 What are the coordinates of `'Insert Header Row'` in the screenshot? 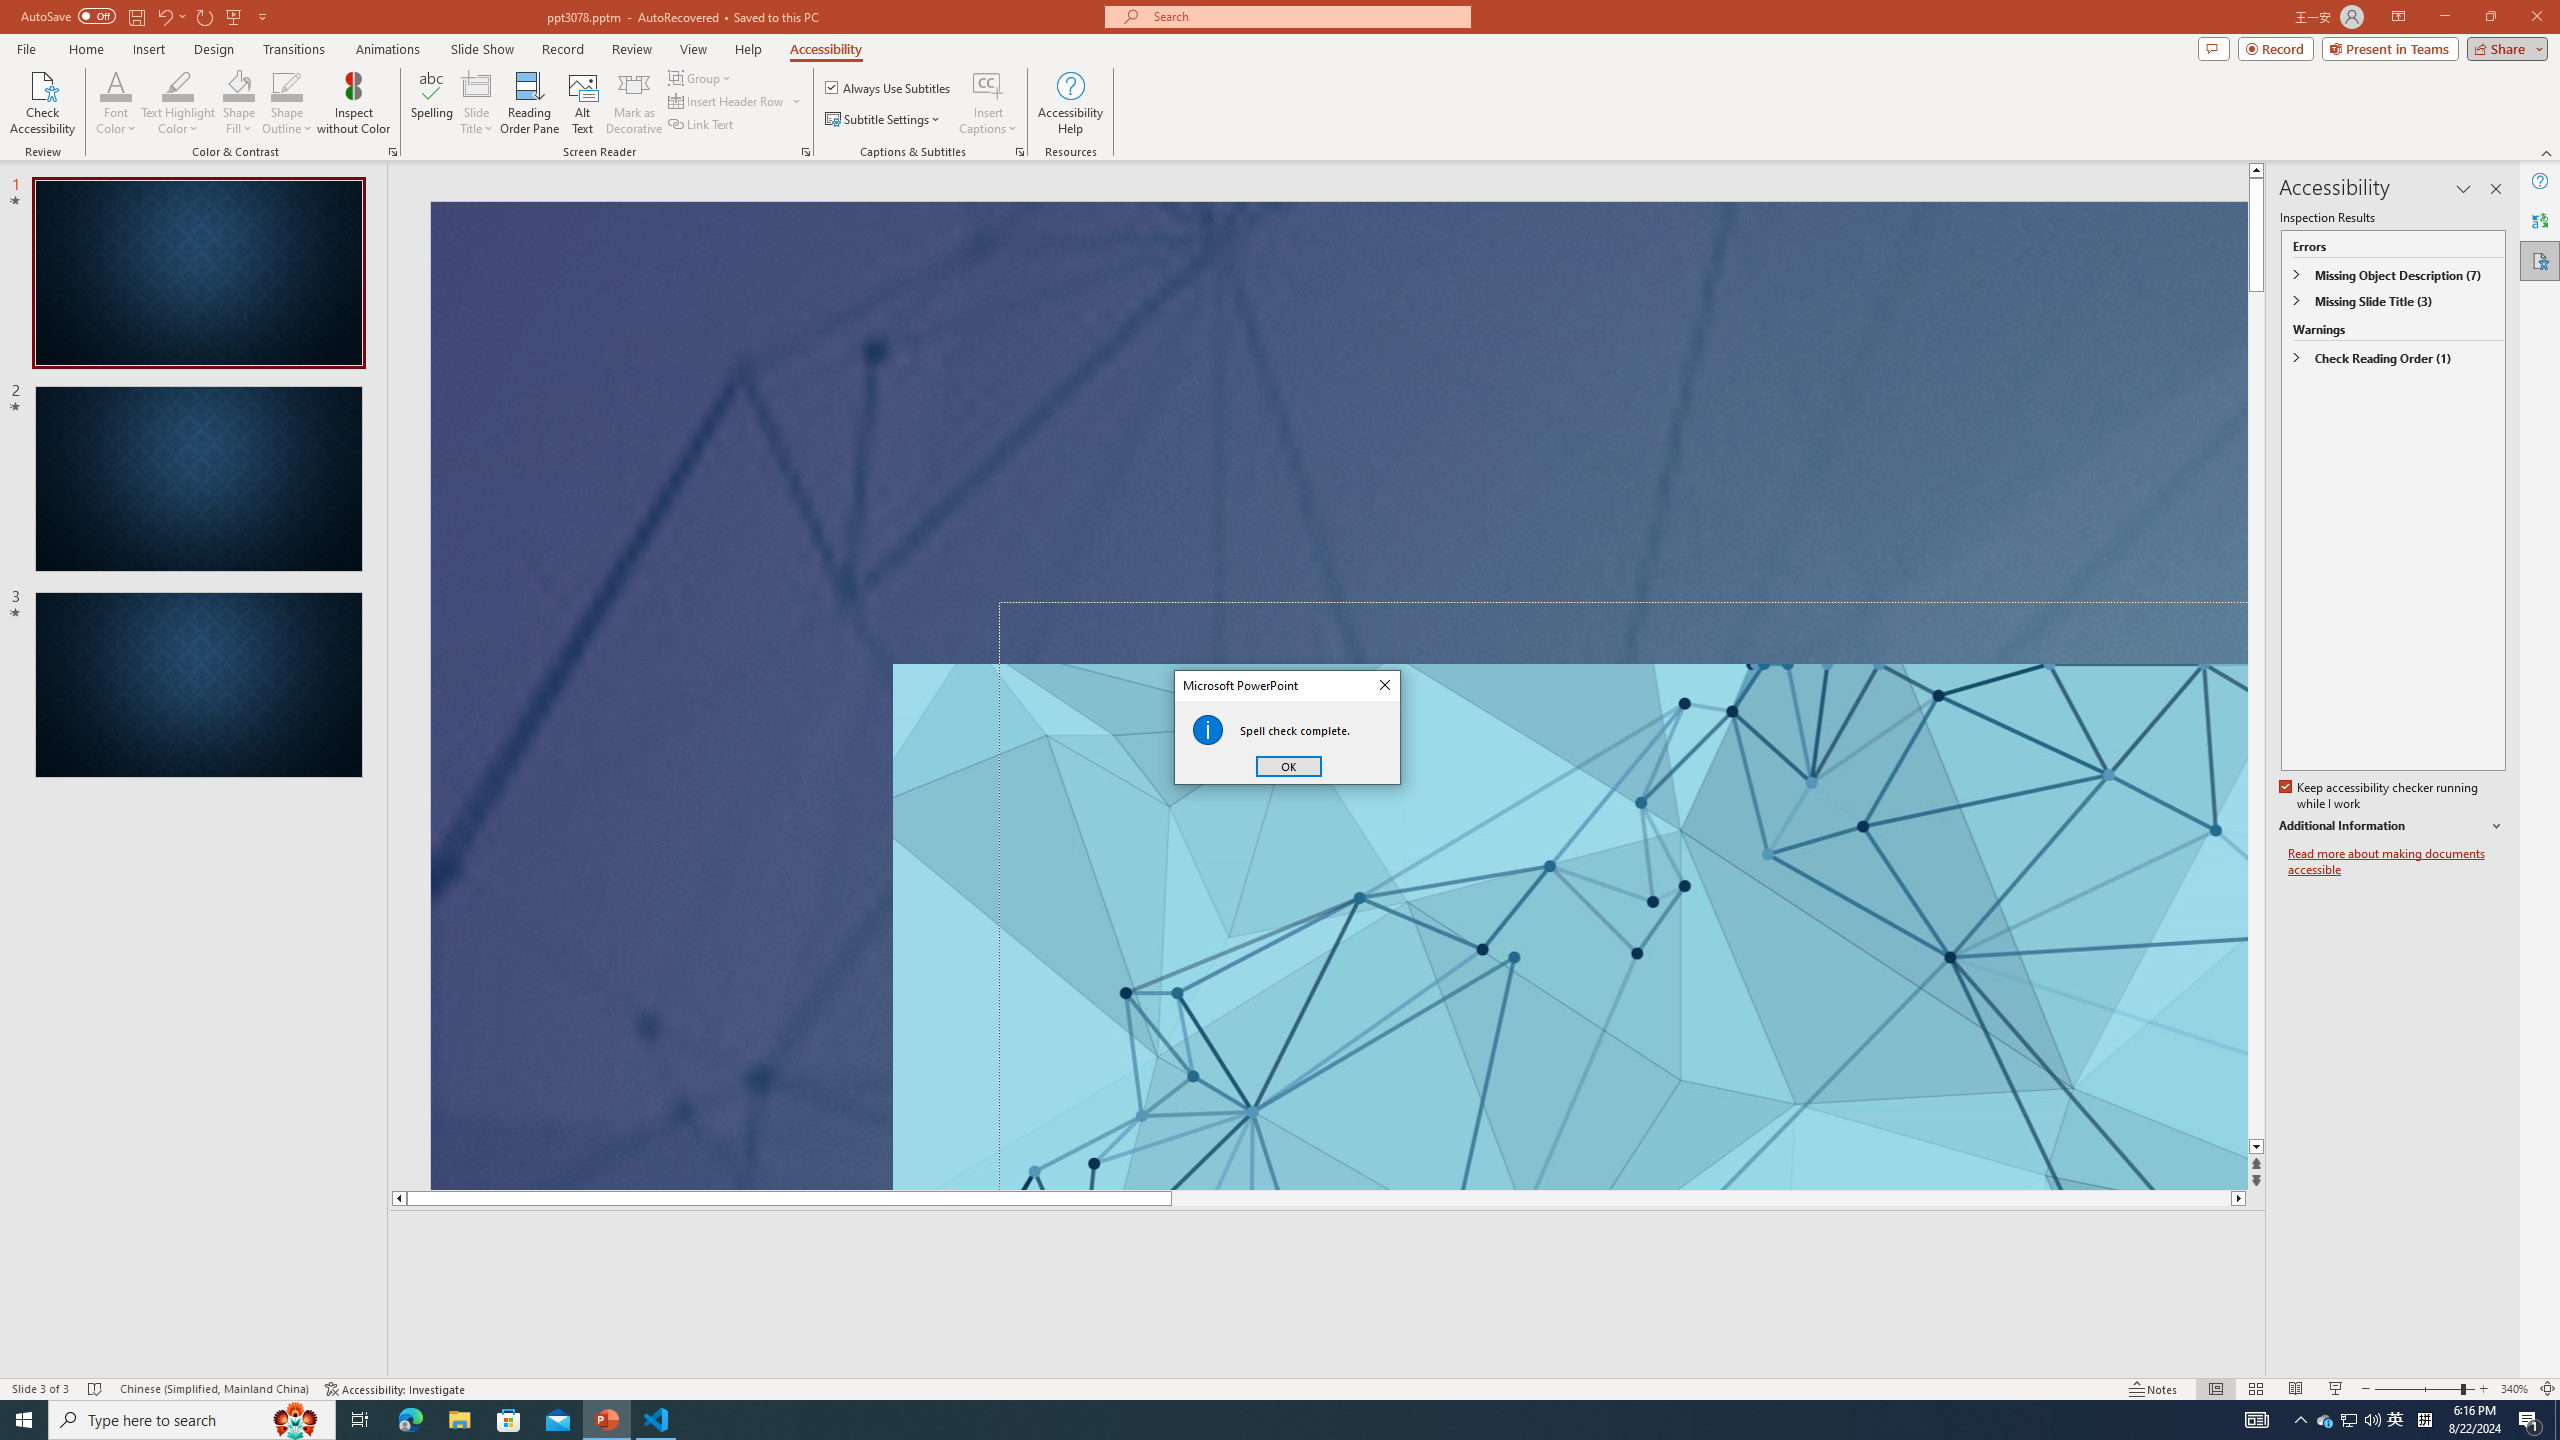 It's located at (727, 99).